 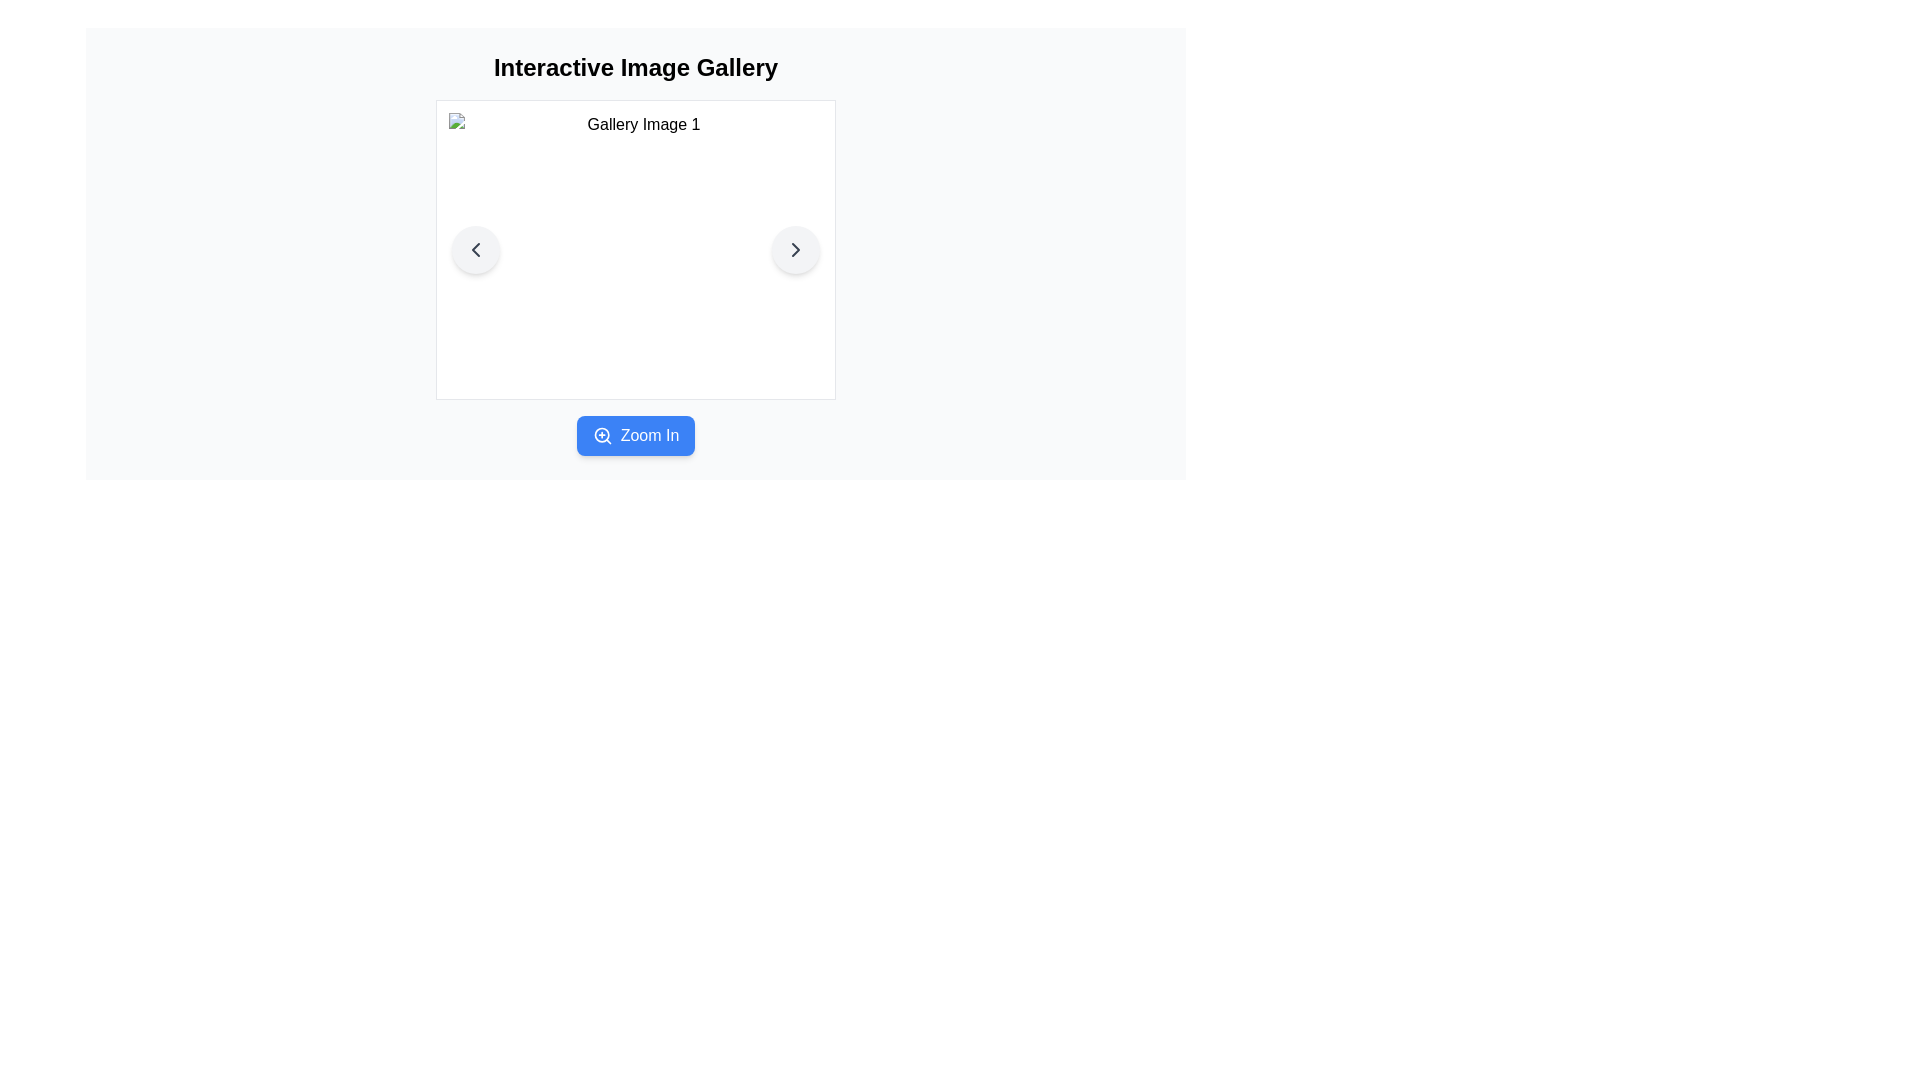 I want to click on the chevron icon located on the right side of the gallery component, so click(x=795, y=249).